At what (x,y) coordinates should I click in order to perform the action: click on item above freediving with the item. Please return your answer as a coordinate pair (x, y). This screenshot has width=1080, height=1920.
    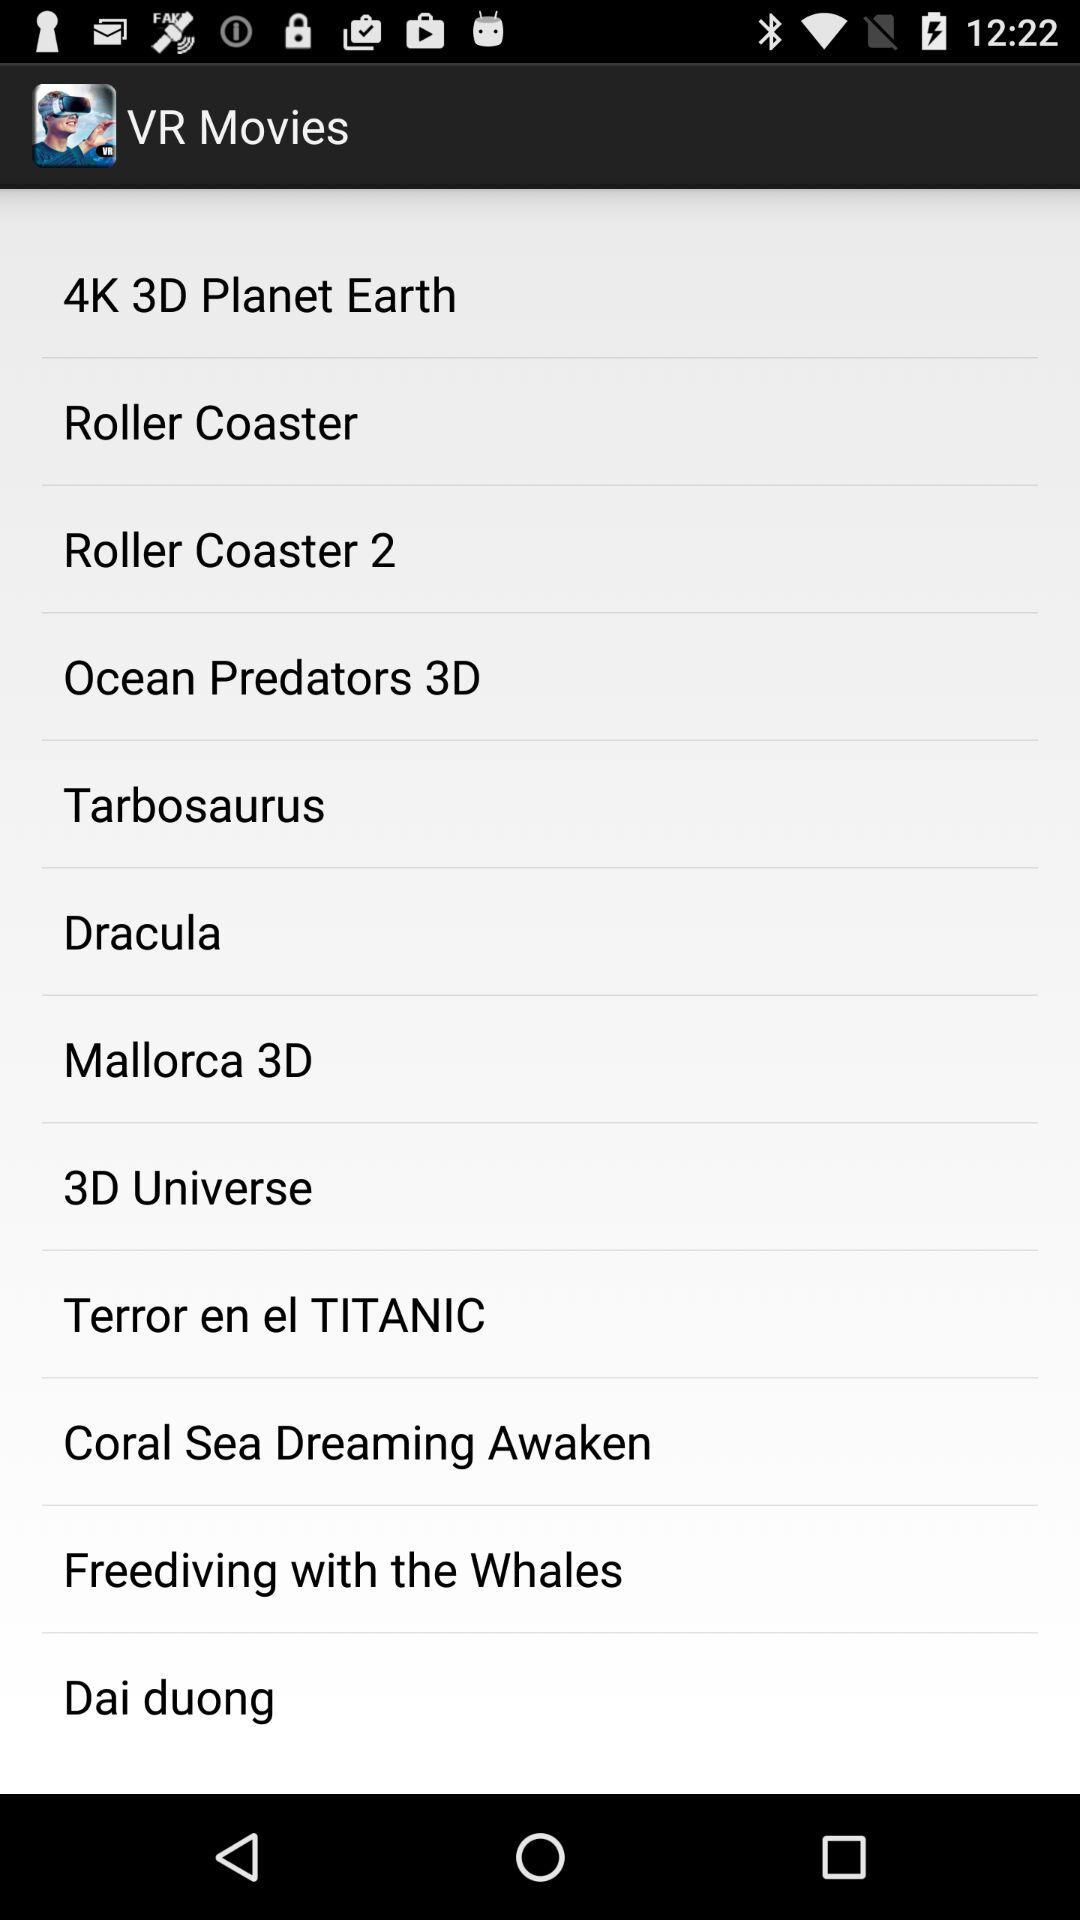
    Looking at the image, I should click on (540, 1441).